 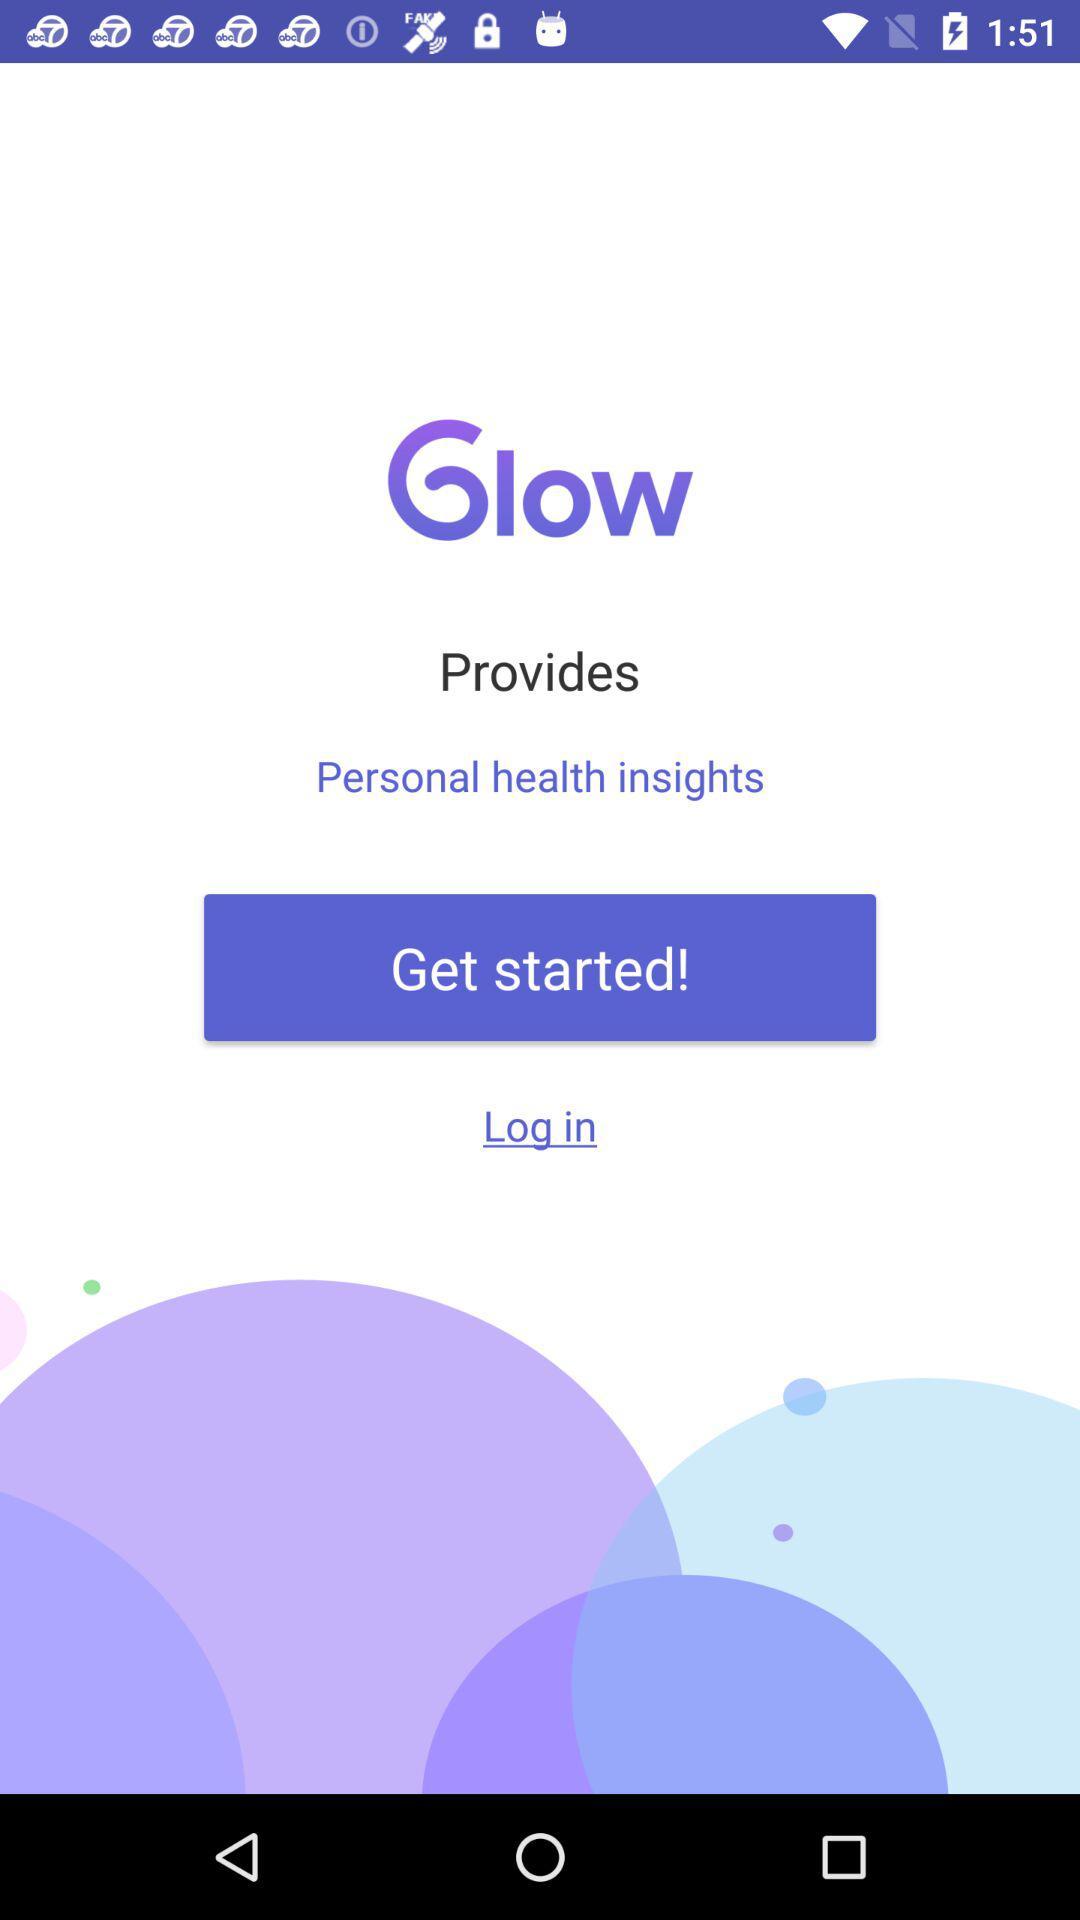 What do you see at coordinates (540, 967) in the screenshot?
I see `the get started! item` at bounding box center [540, 967].